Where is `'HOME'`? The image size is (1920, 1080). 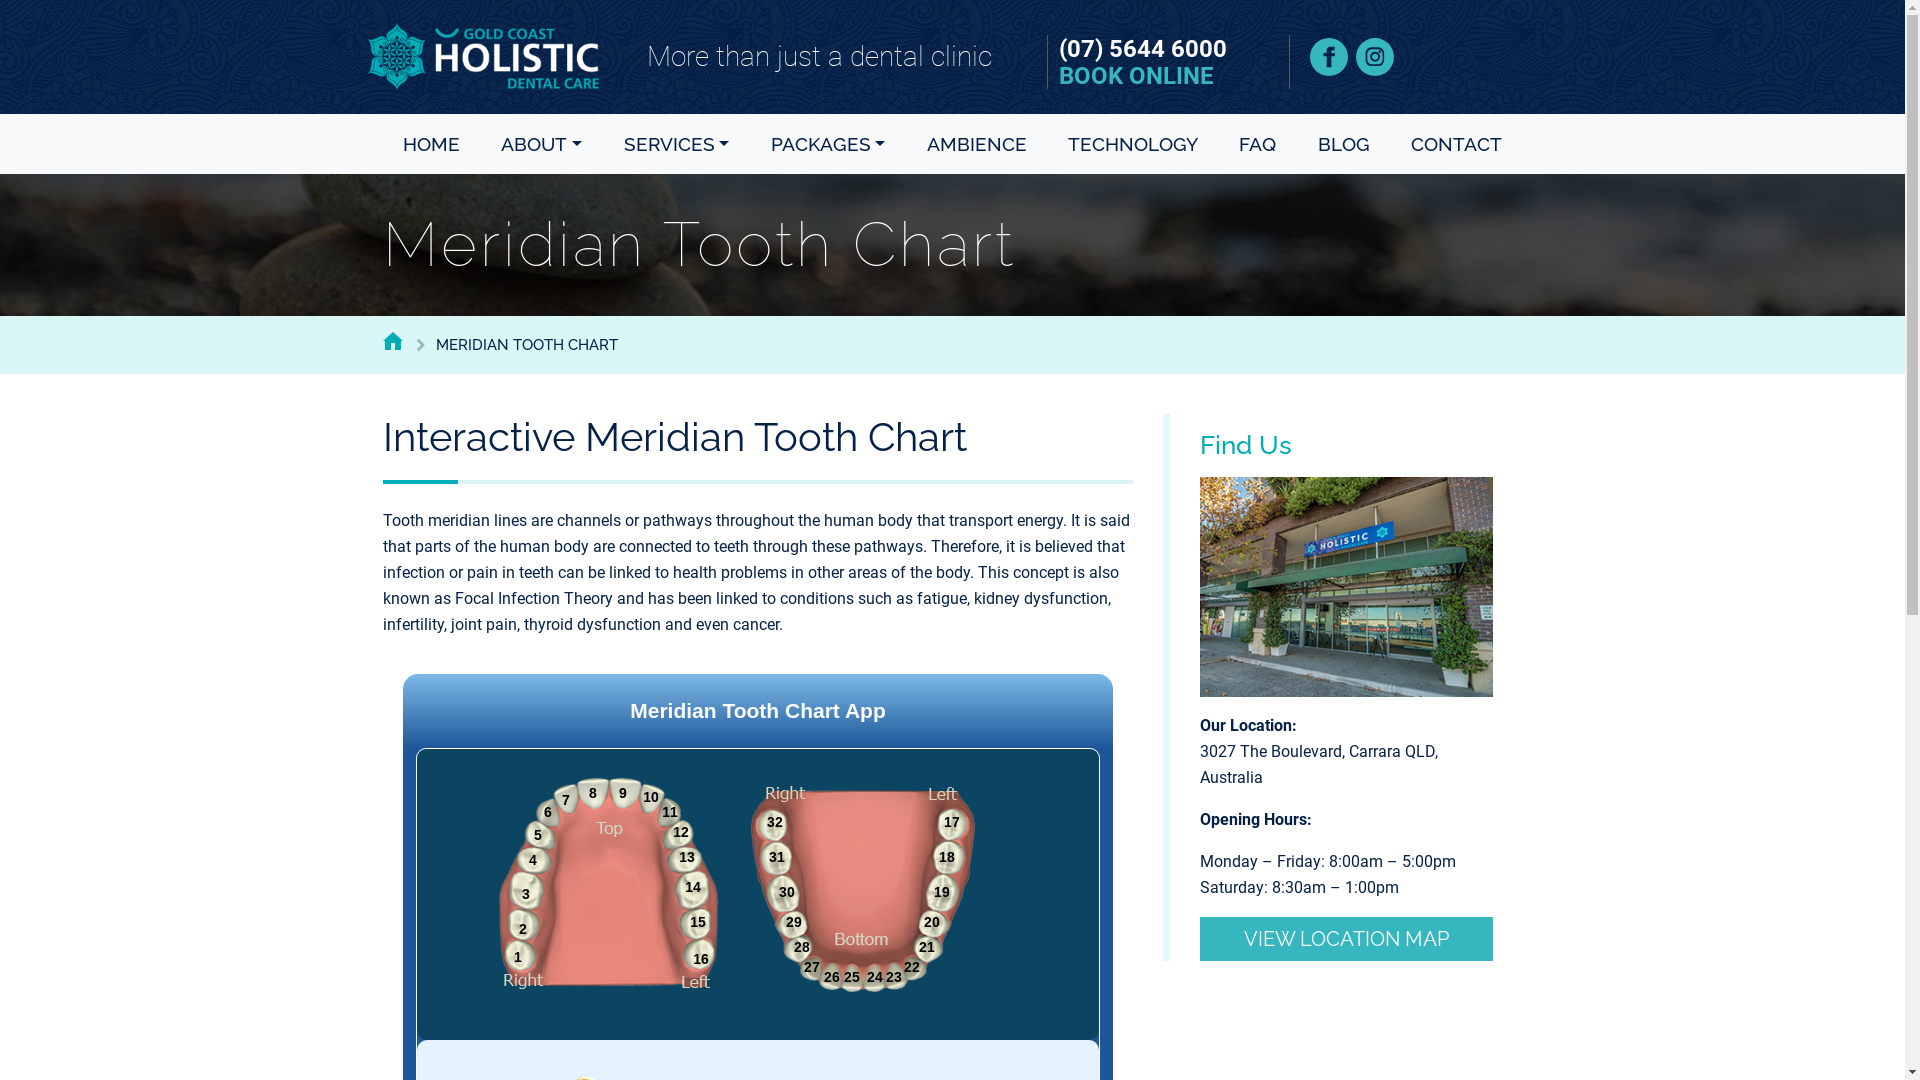 'HOME' is located at coordinates (430, 143).